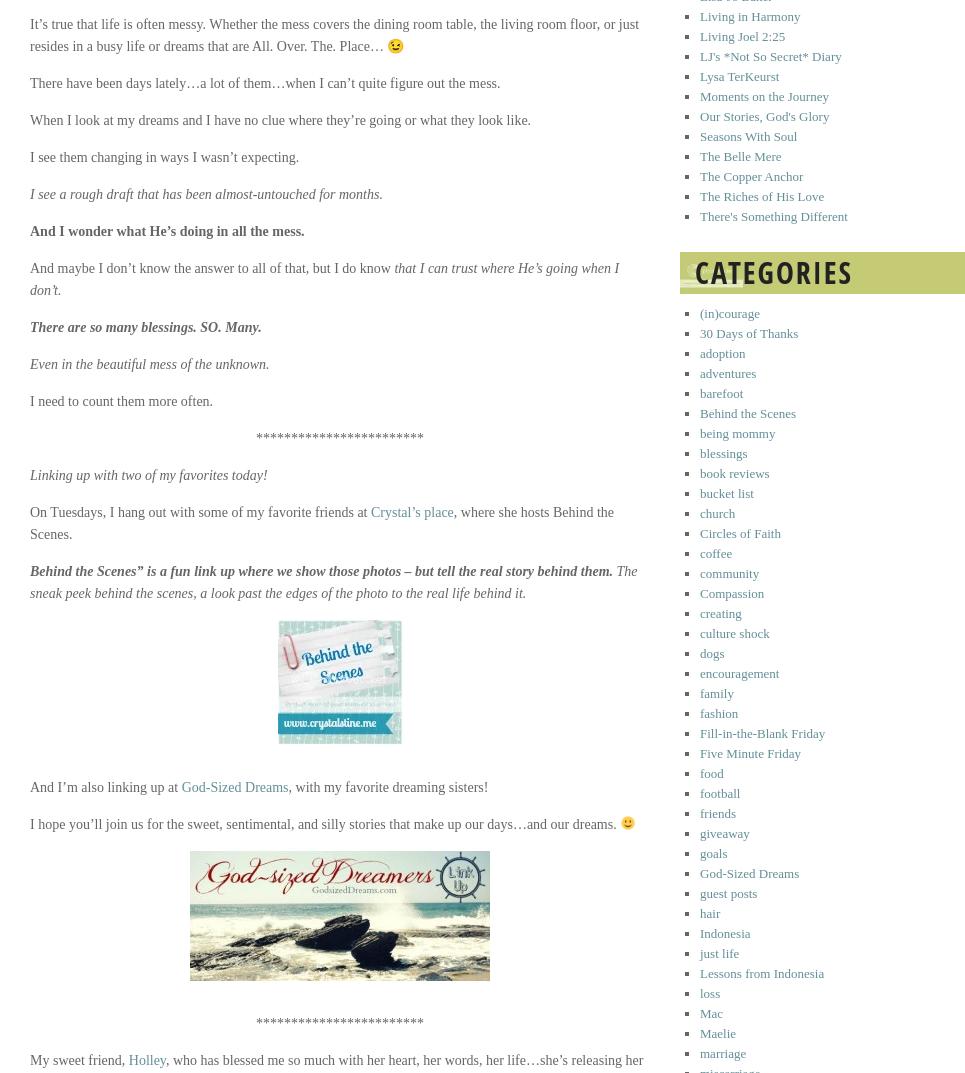  What do you see at coordinates (734, 473) in the screenshot?
I see `'book reviews'` at bounding box center [734, 473].